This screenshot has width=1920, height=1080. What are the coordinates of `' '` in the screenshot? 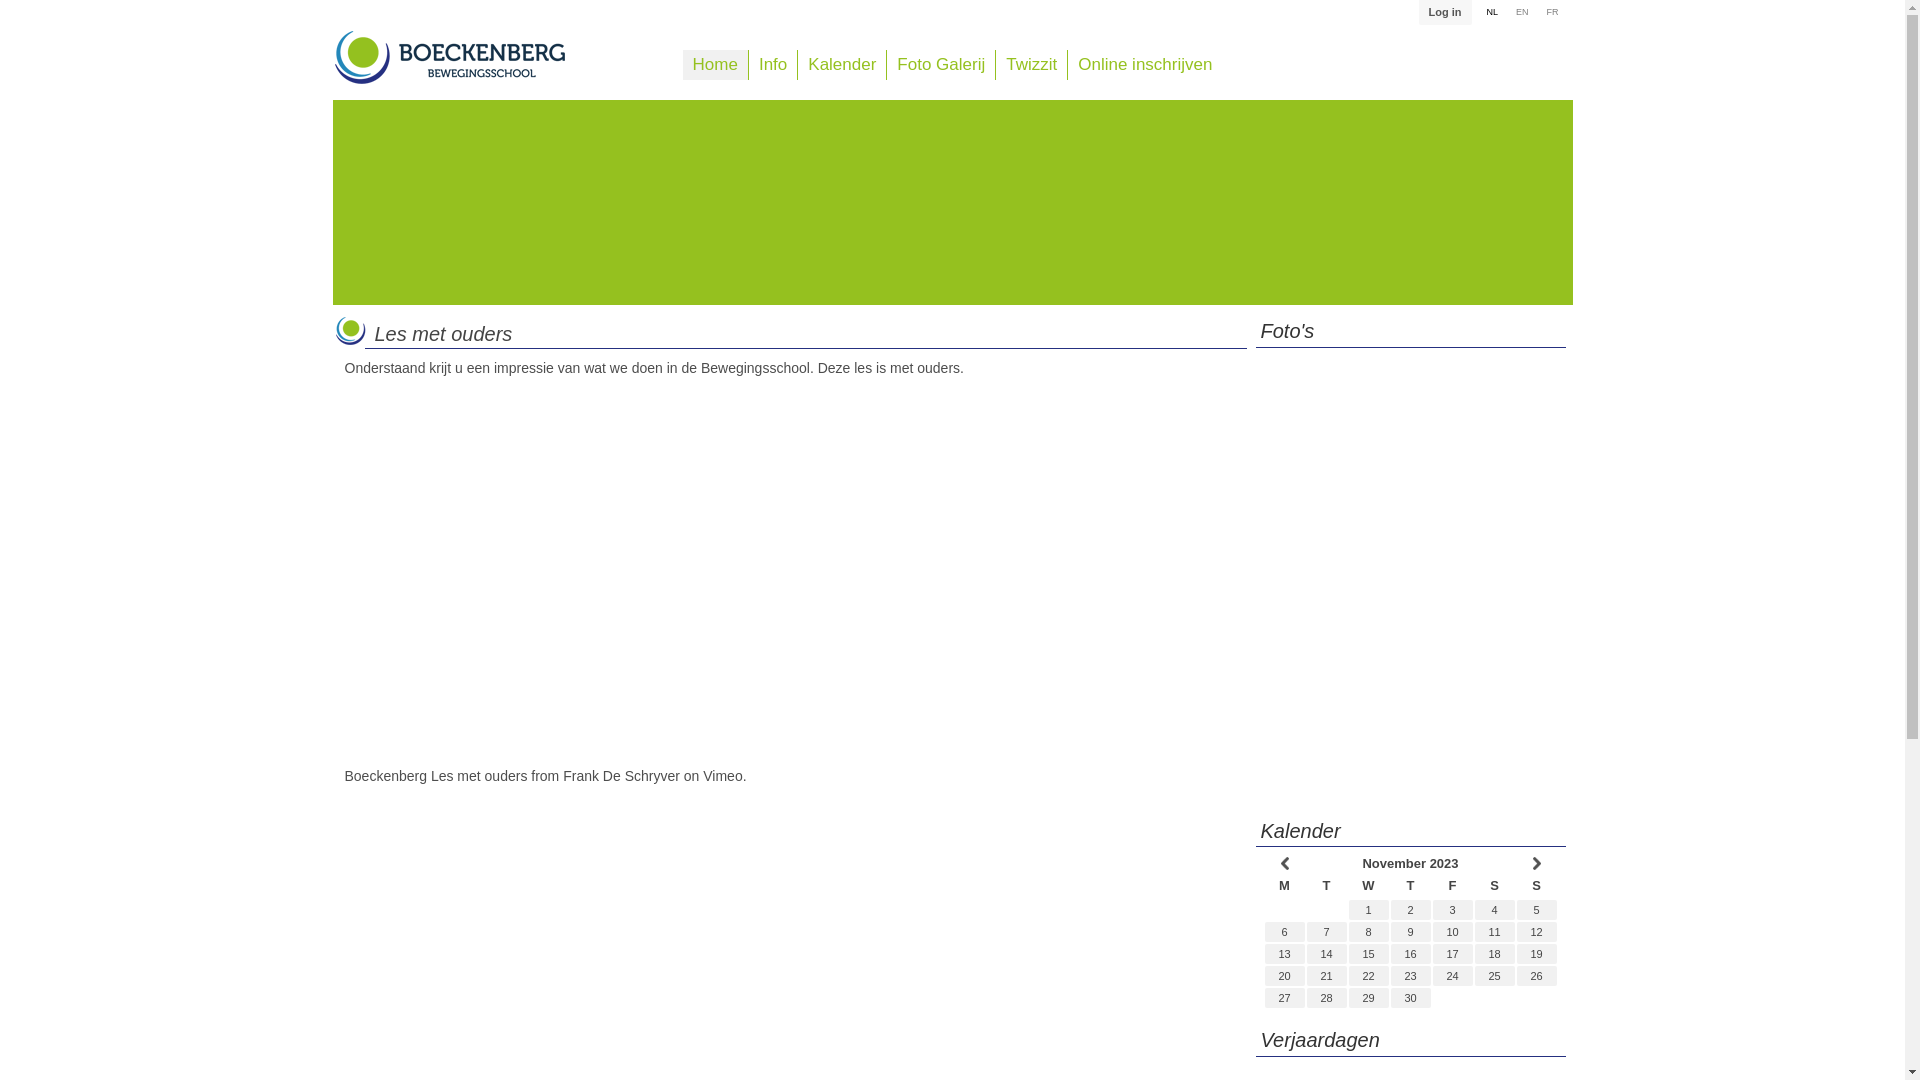 It's located at (1535, 862).